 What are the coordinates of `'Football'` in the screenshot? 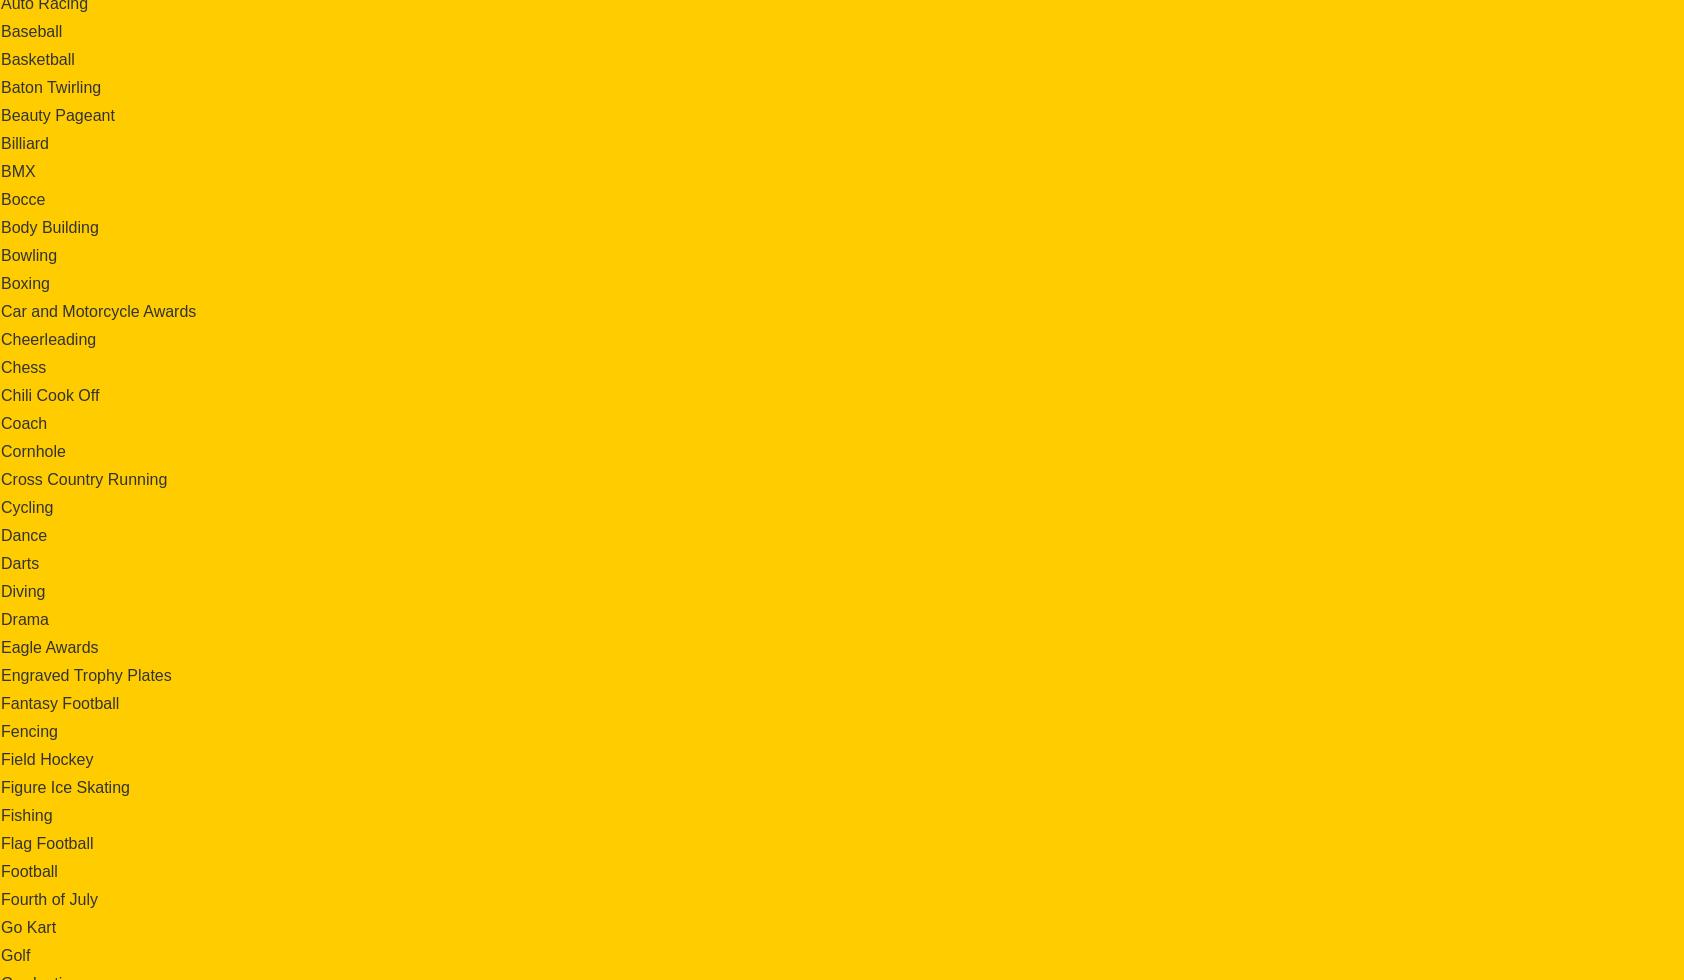 It's located at (27, 870).